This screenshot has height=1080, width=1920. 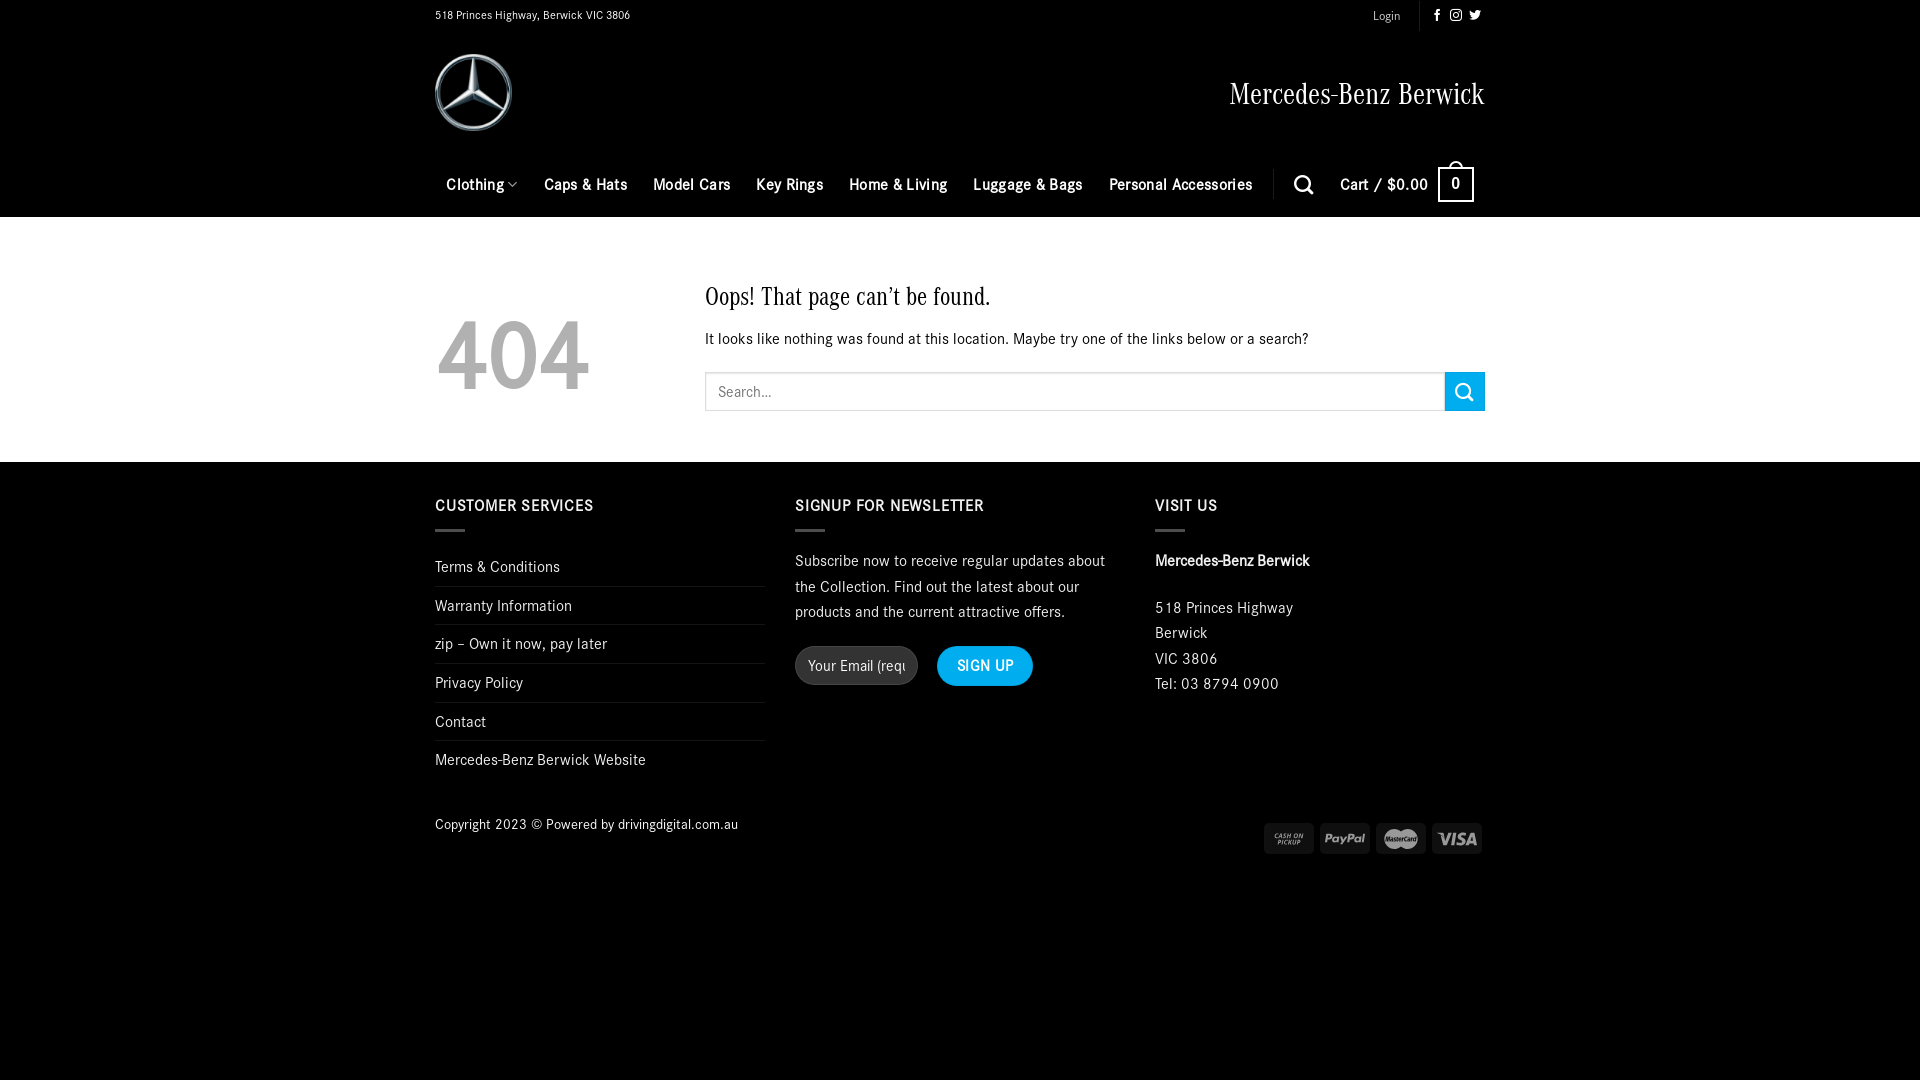 I want to click on 'drivingdigital.com.au', so click(x=677, y=824).